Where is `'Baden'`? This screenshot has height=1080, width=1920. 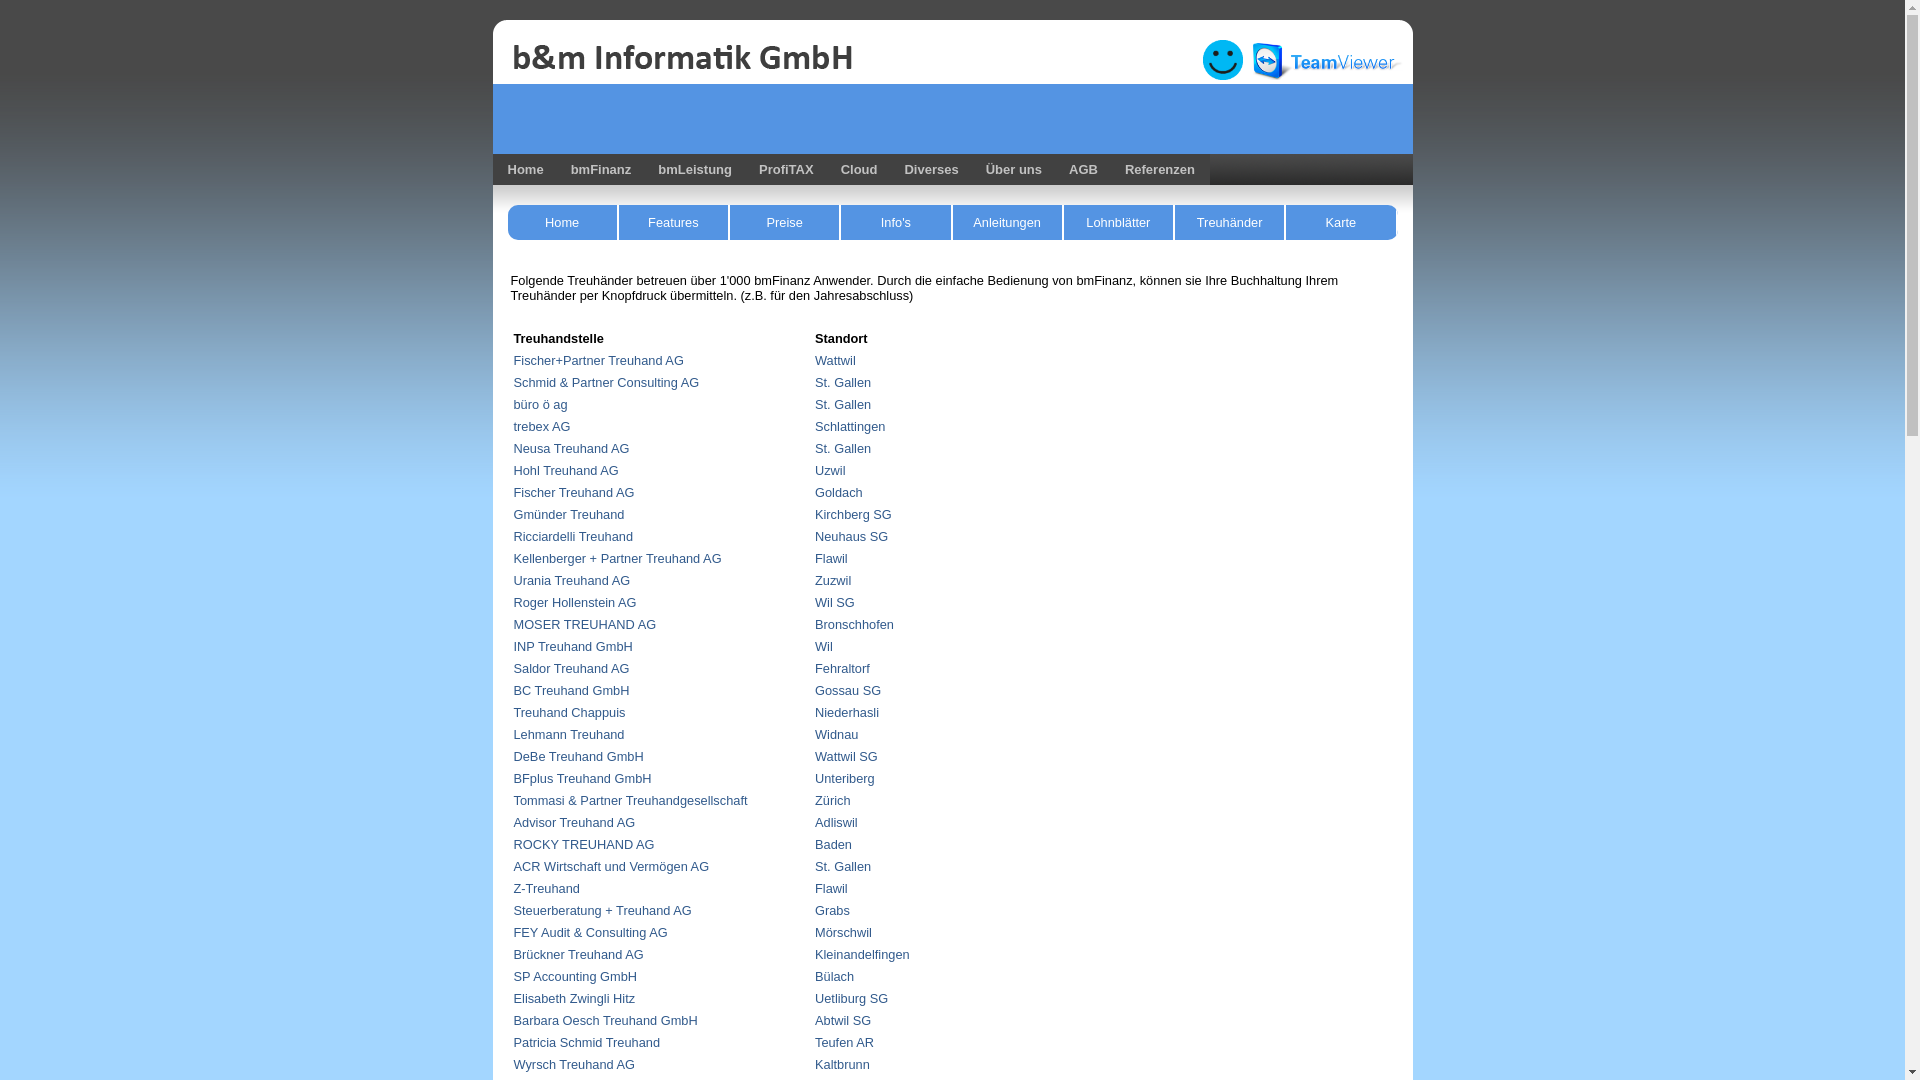 'Baden' is located at coordinates (815, 844).